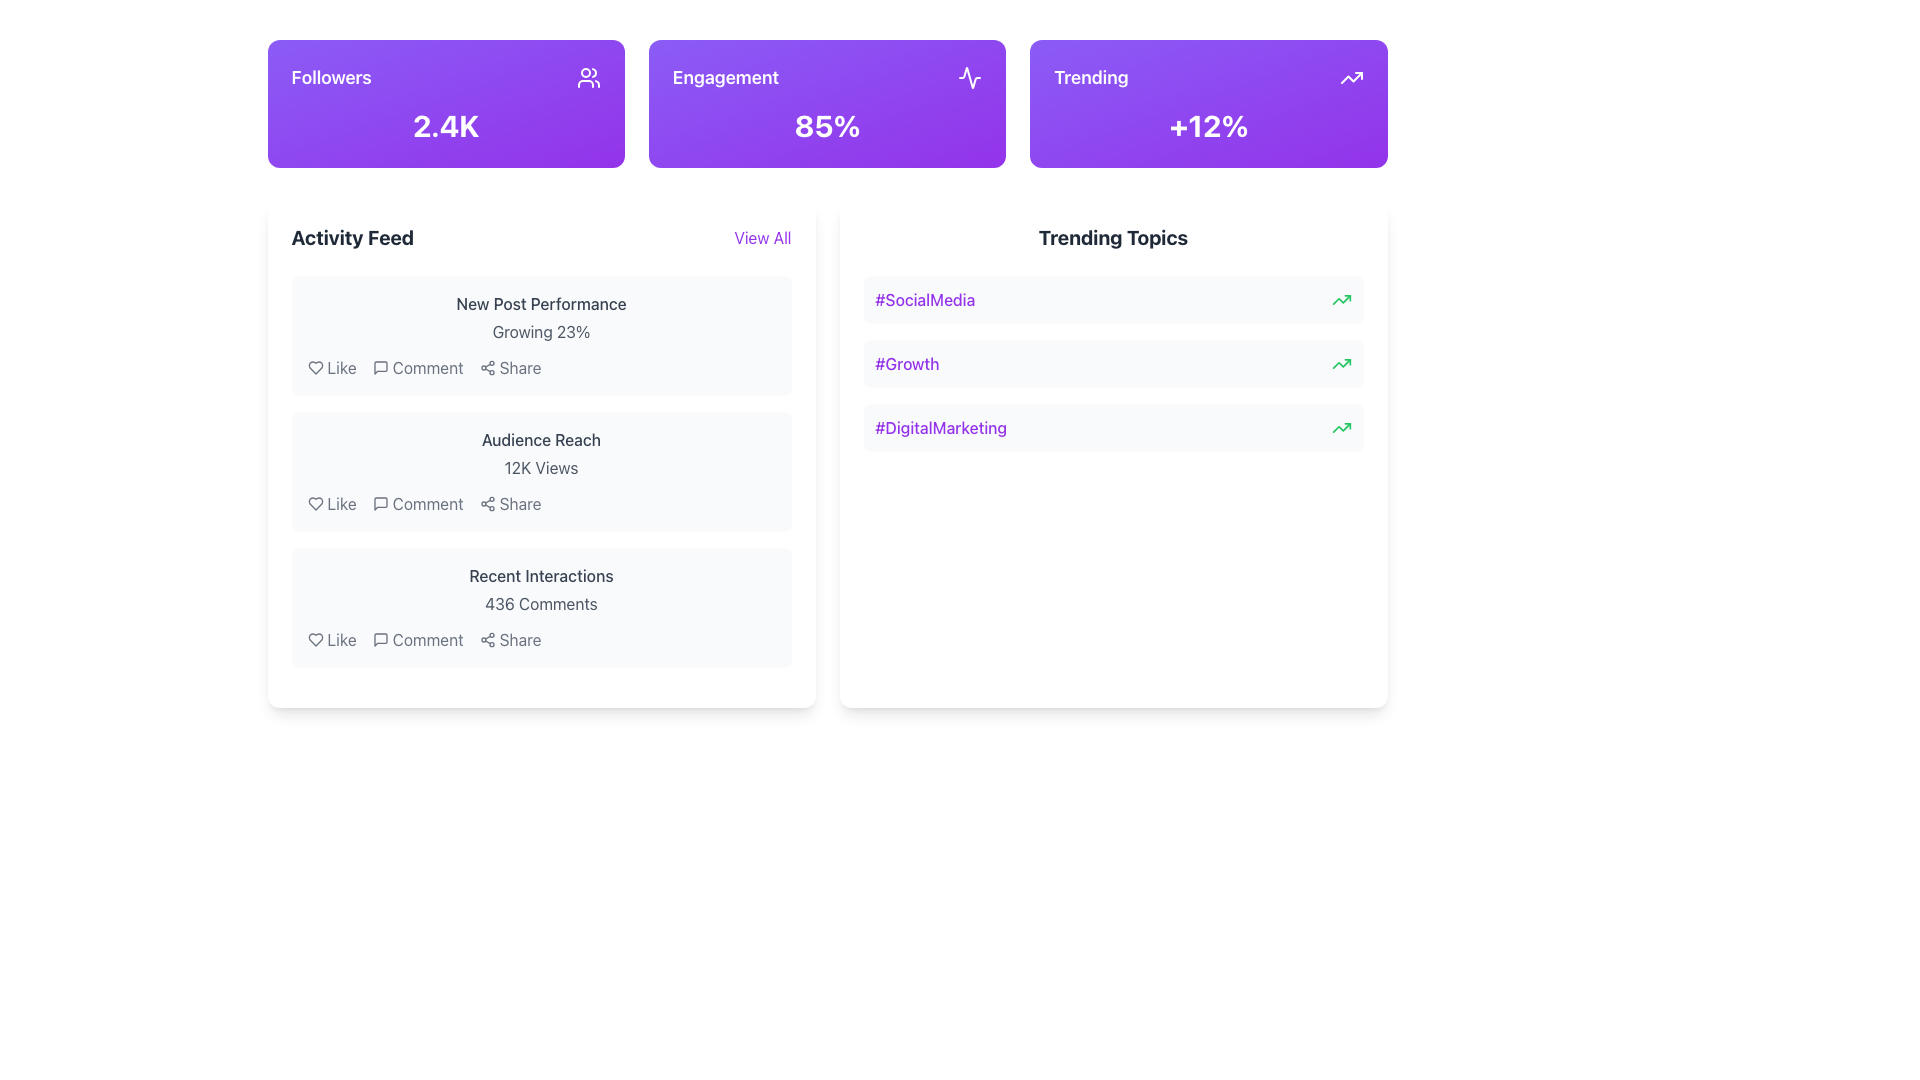 This screenshot has height=1080, width=1920. I want to click on the bold and large text '2.4K' displayed in white font on a purple background, which is located beneath the 'Followers' label within the card interface, so click(445, 126).